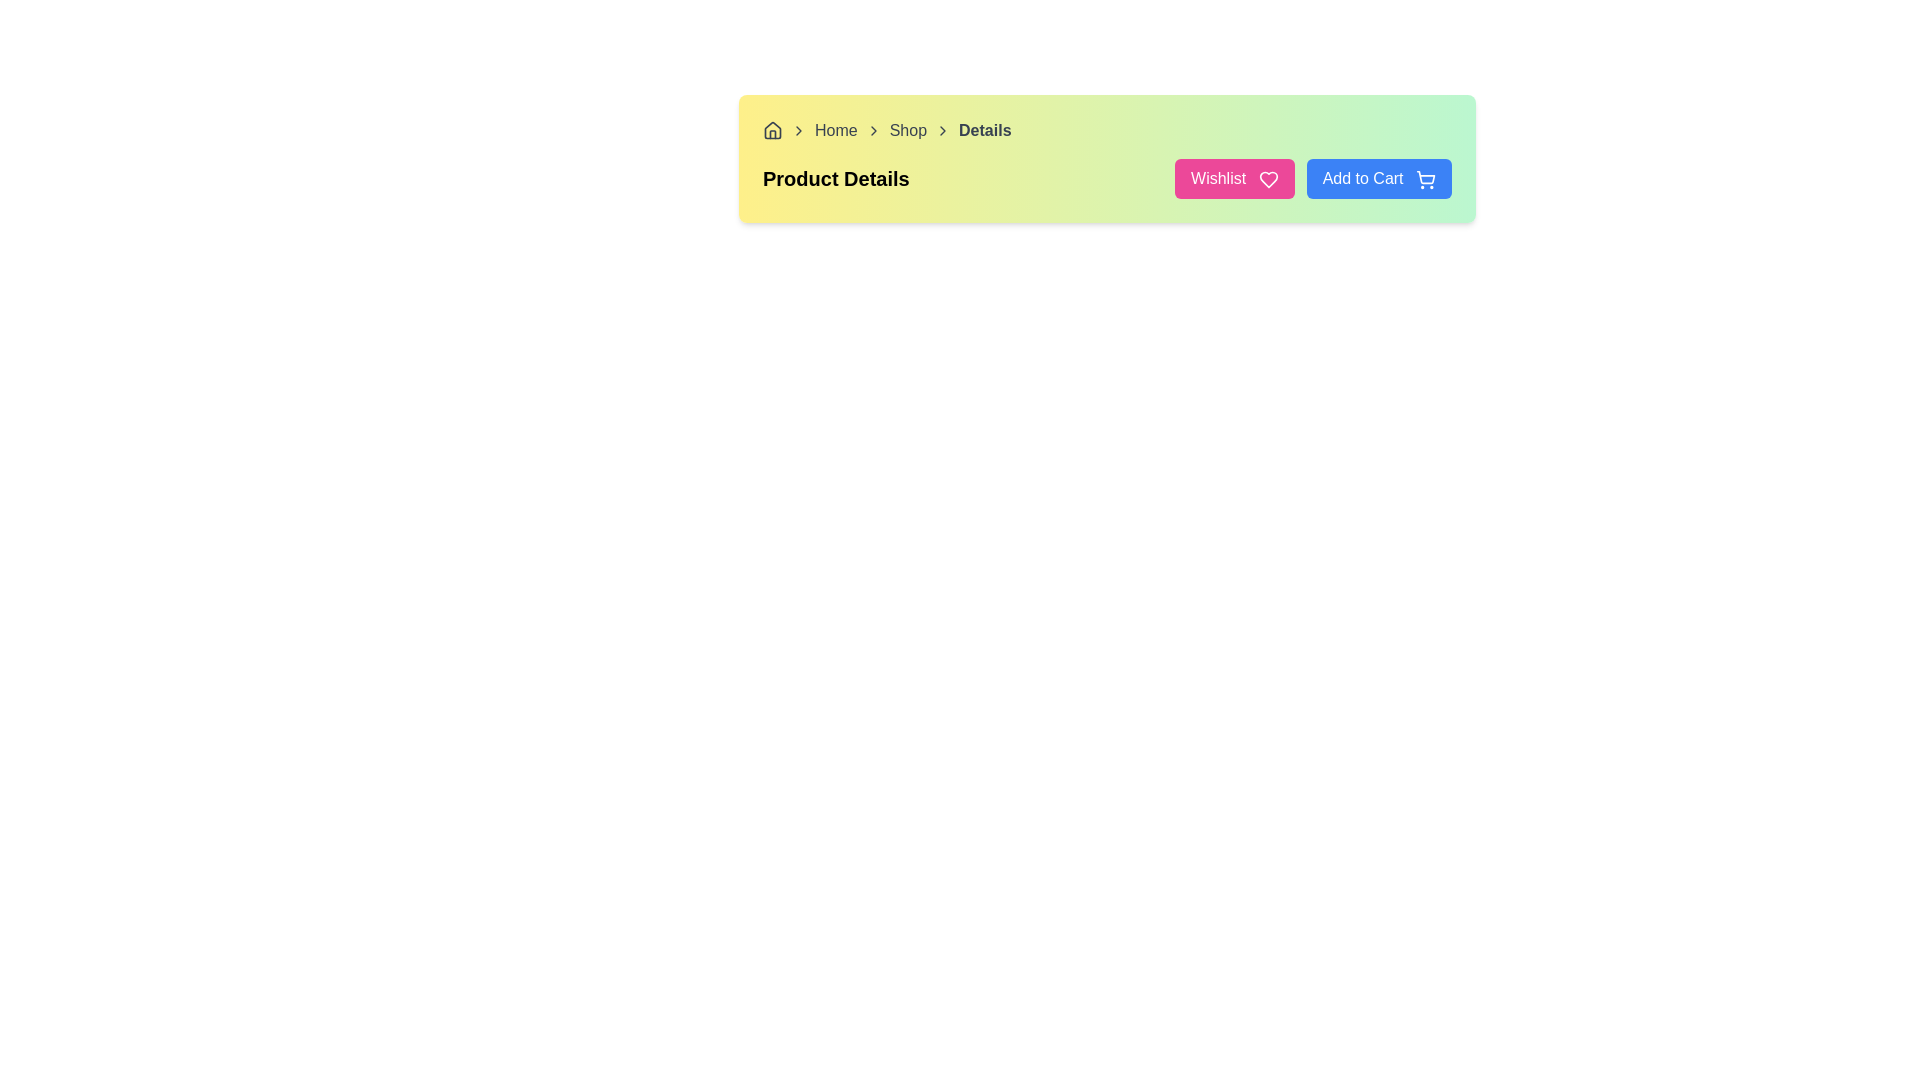 This screenshot has height=1080, width=1920. I want to click on the cart icon styled with the 'lucide-shopping-cart' class by, so click(1424, 177).